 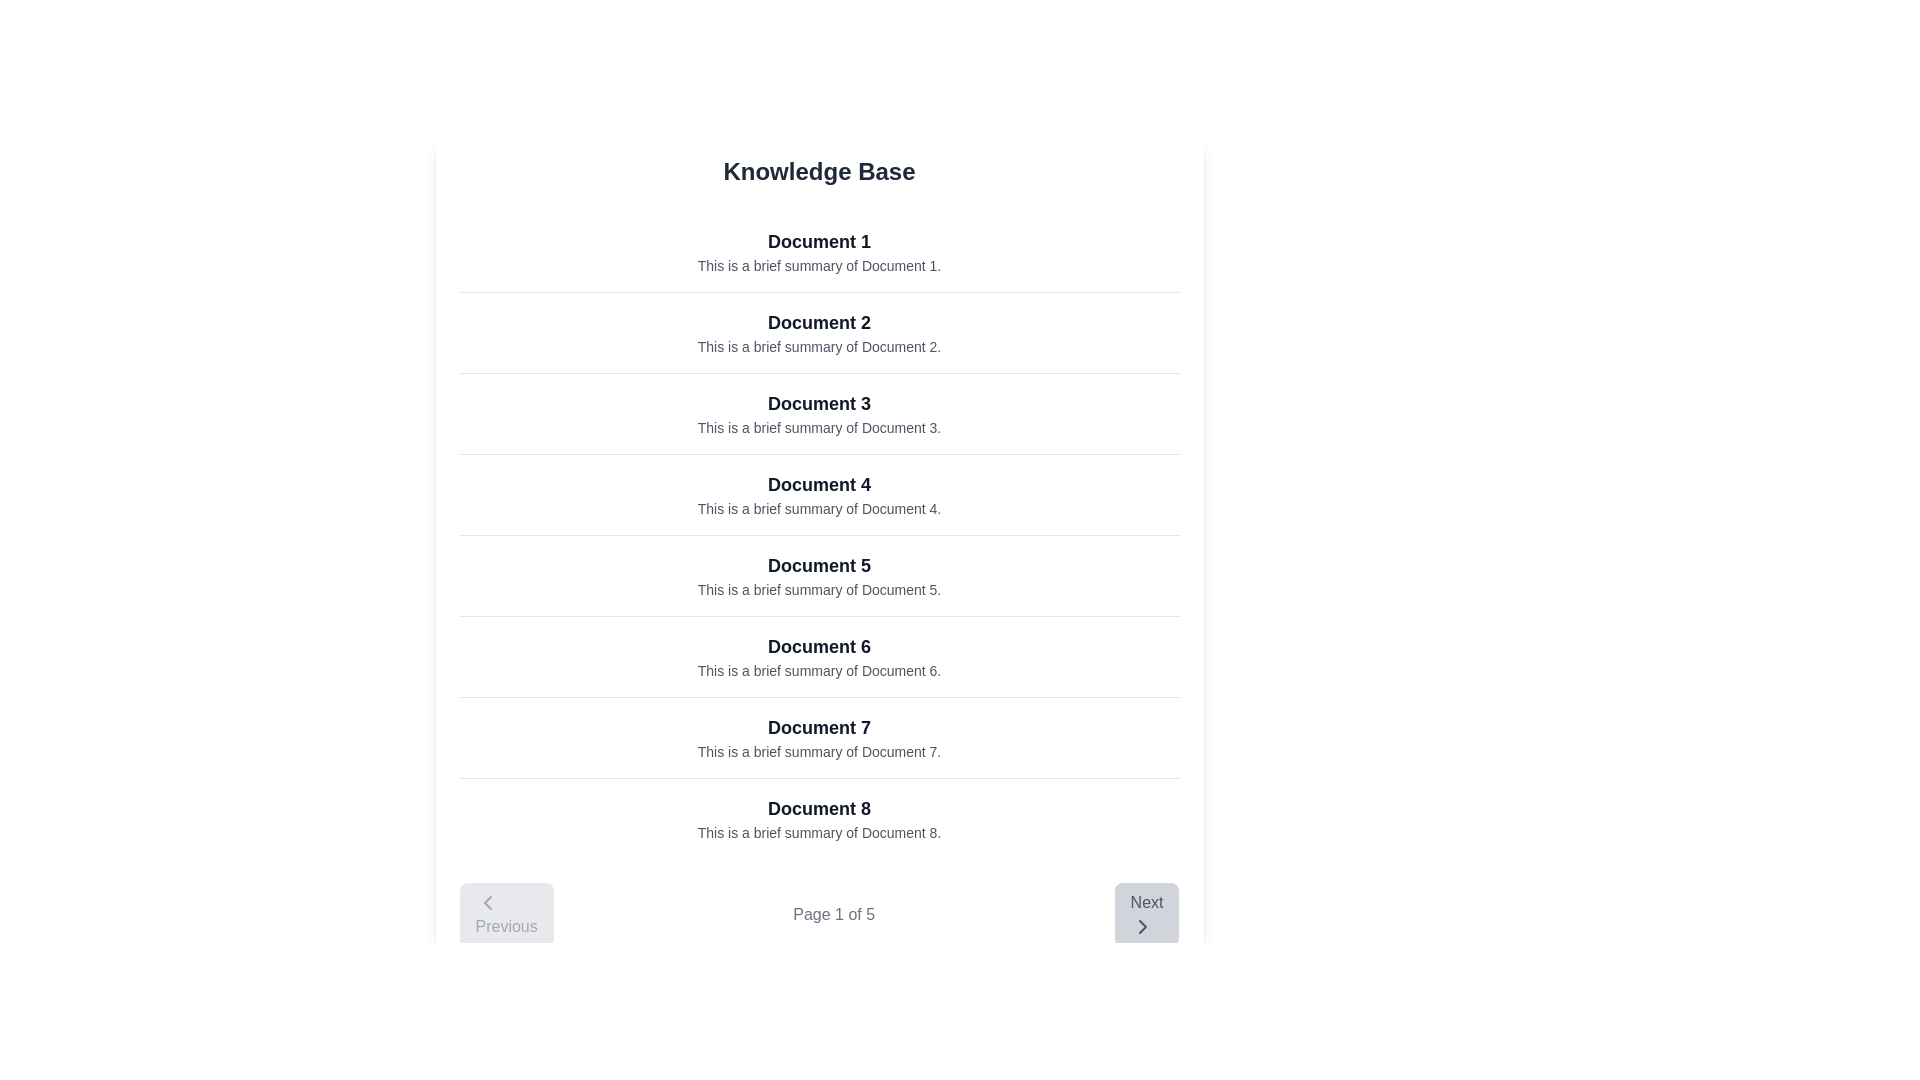 I want to click on text of the sixth List Item with Text that provides a summary of 'Document 6', so click(x=819, y=656).